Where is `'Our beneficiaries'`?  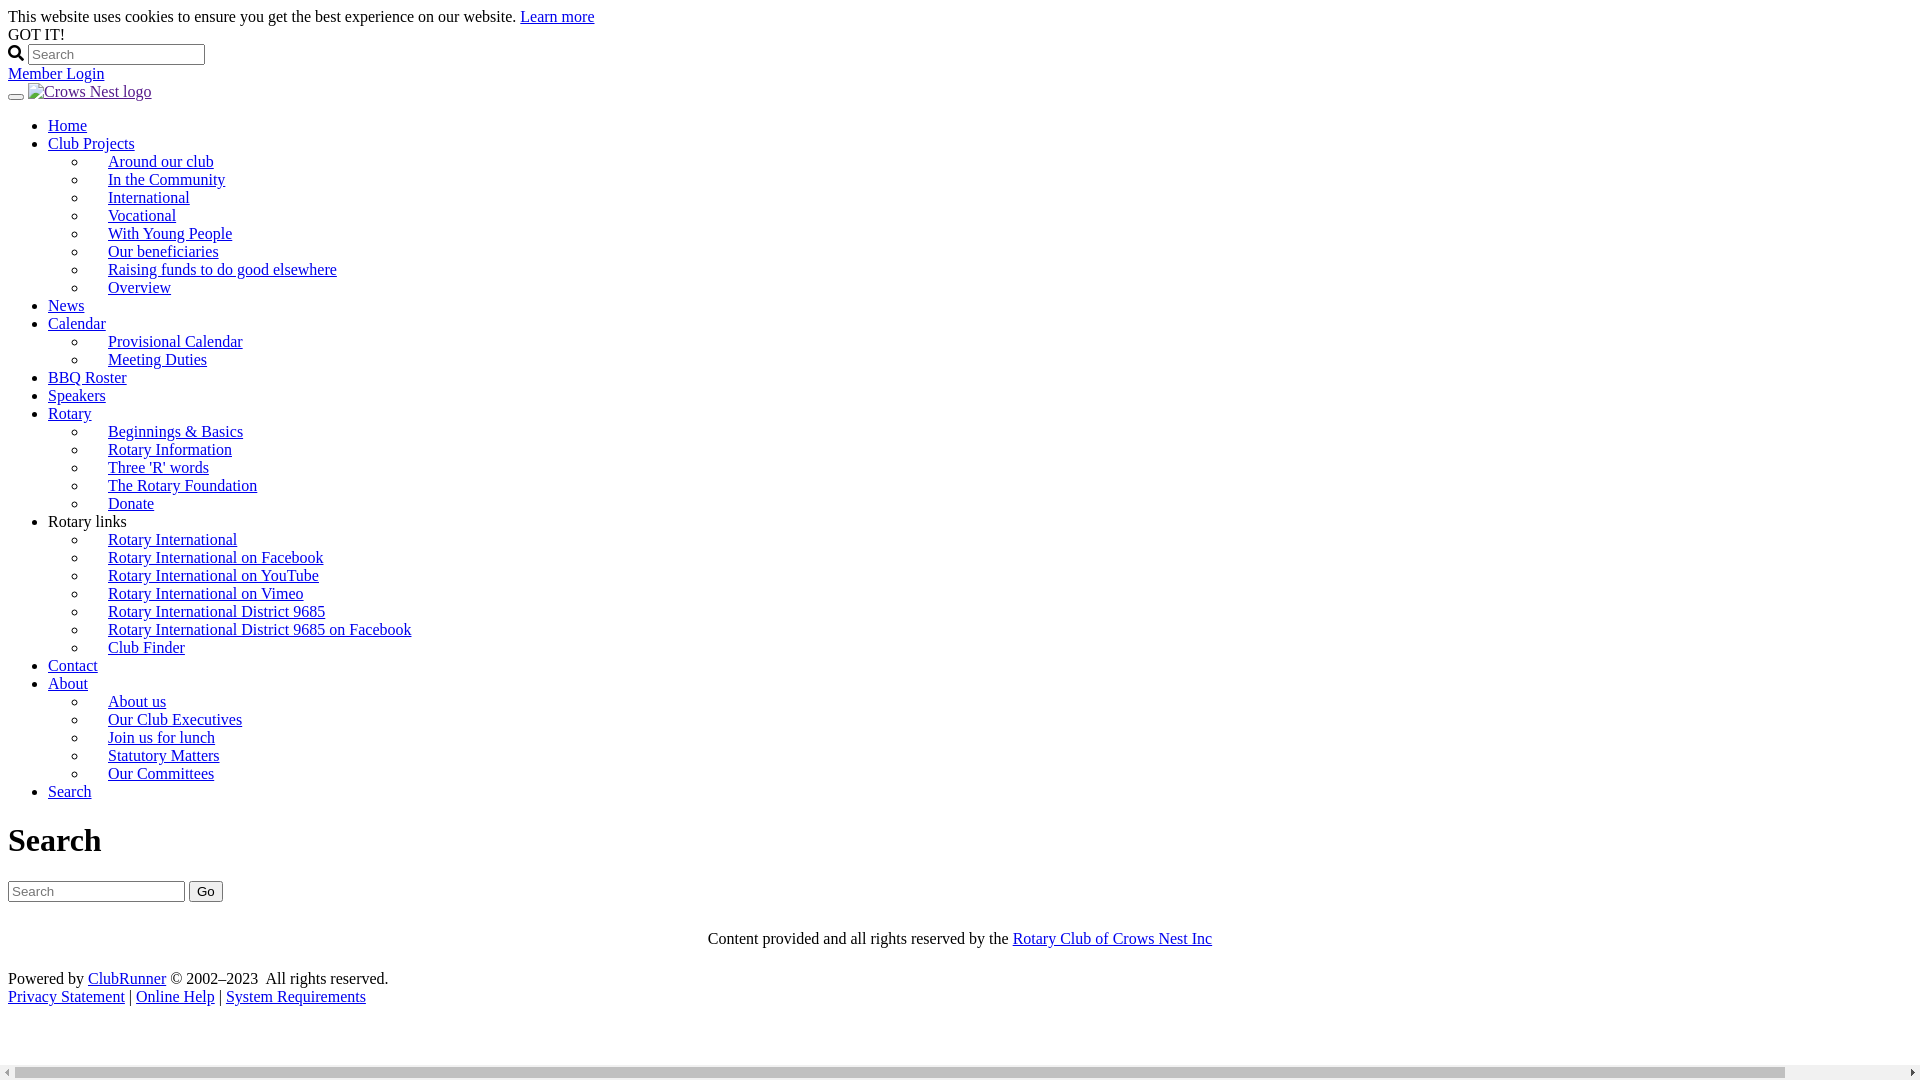 'Our beneficiaries' is located at coordinates (86, 250).